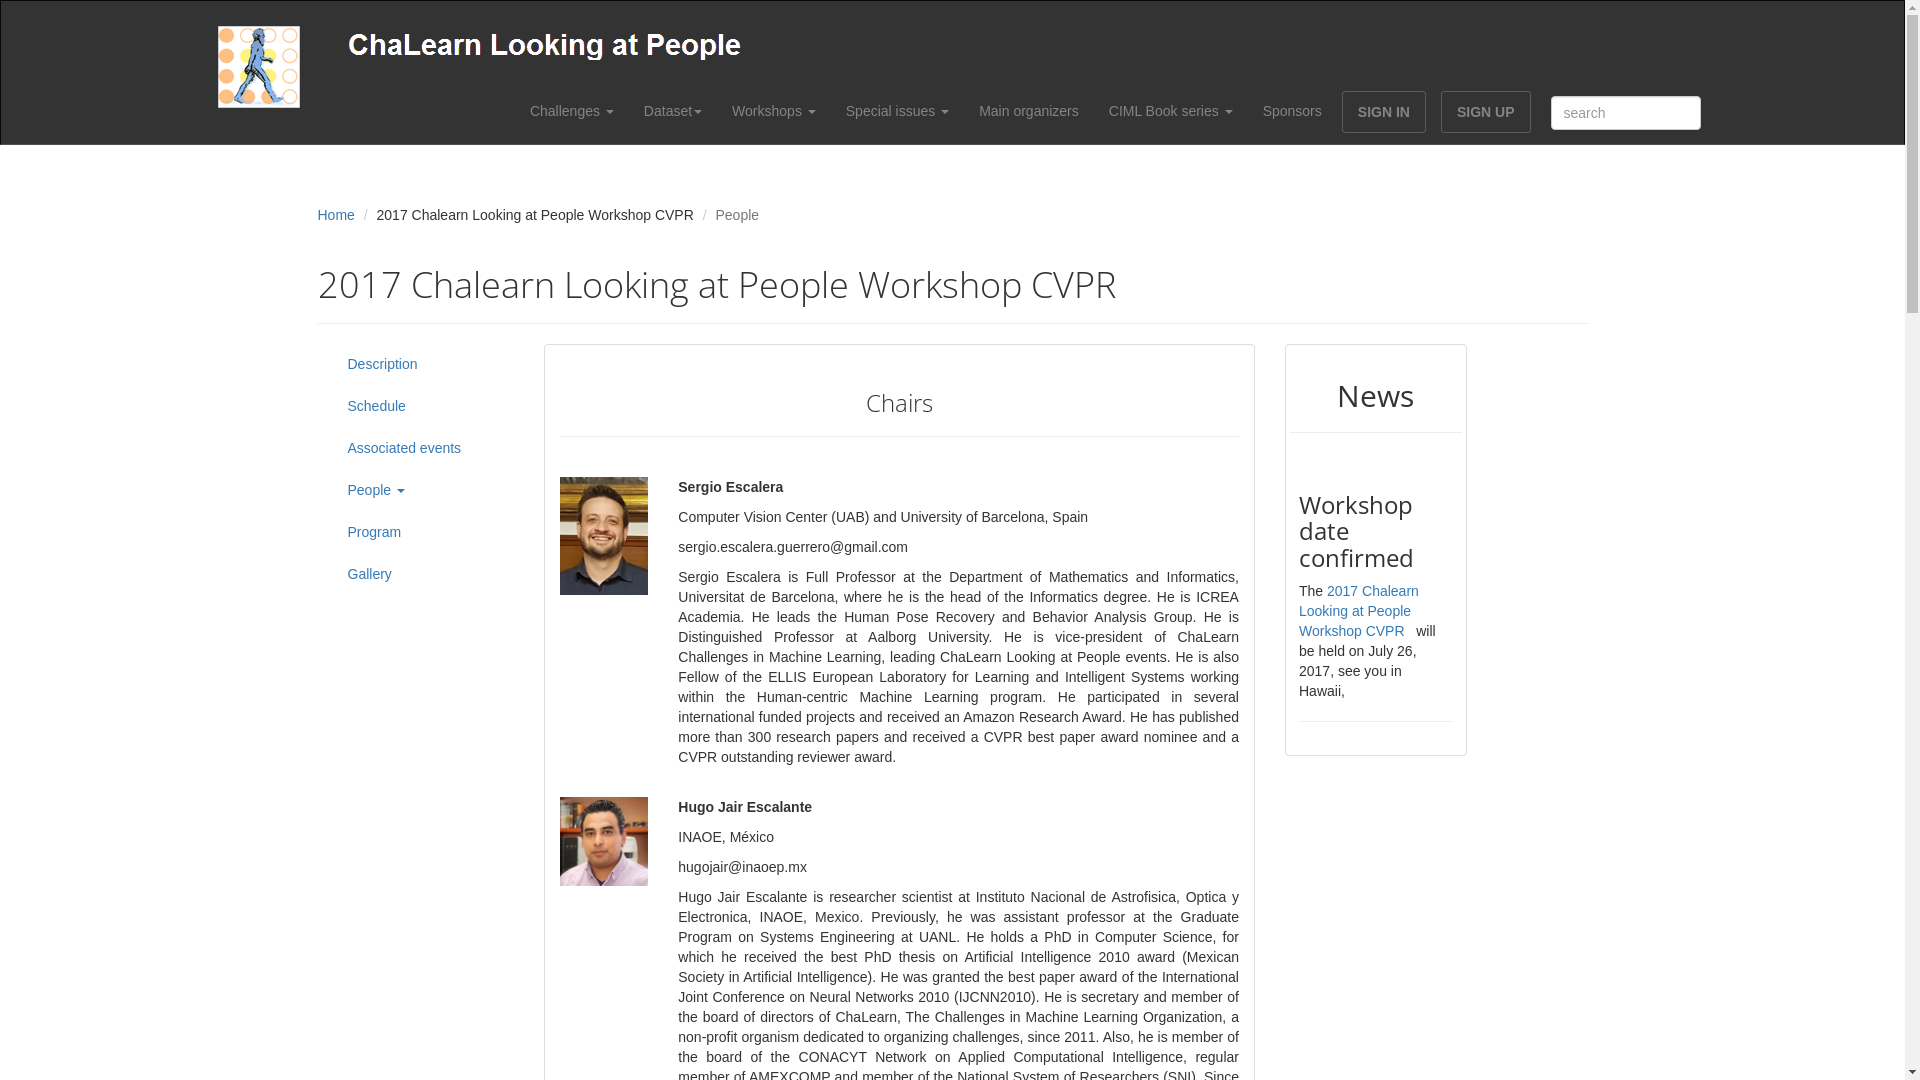 This screenshot has width=1920, height=1080. Describe the element at coordinates (672, 111) in the screenshot. I see `'Dataset'` at that location.